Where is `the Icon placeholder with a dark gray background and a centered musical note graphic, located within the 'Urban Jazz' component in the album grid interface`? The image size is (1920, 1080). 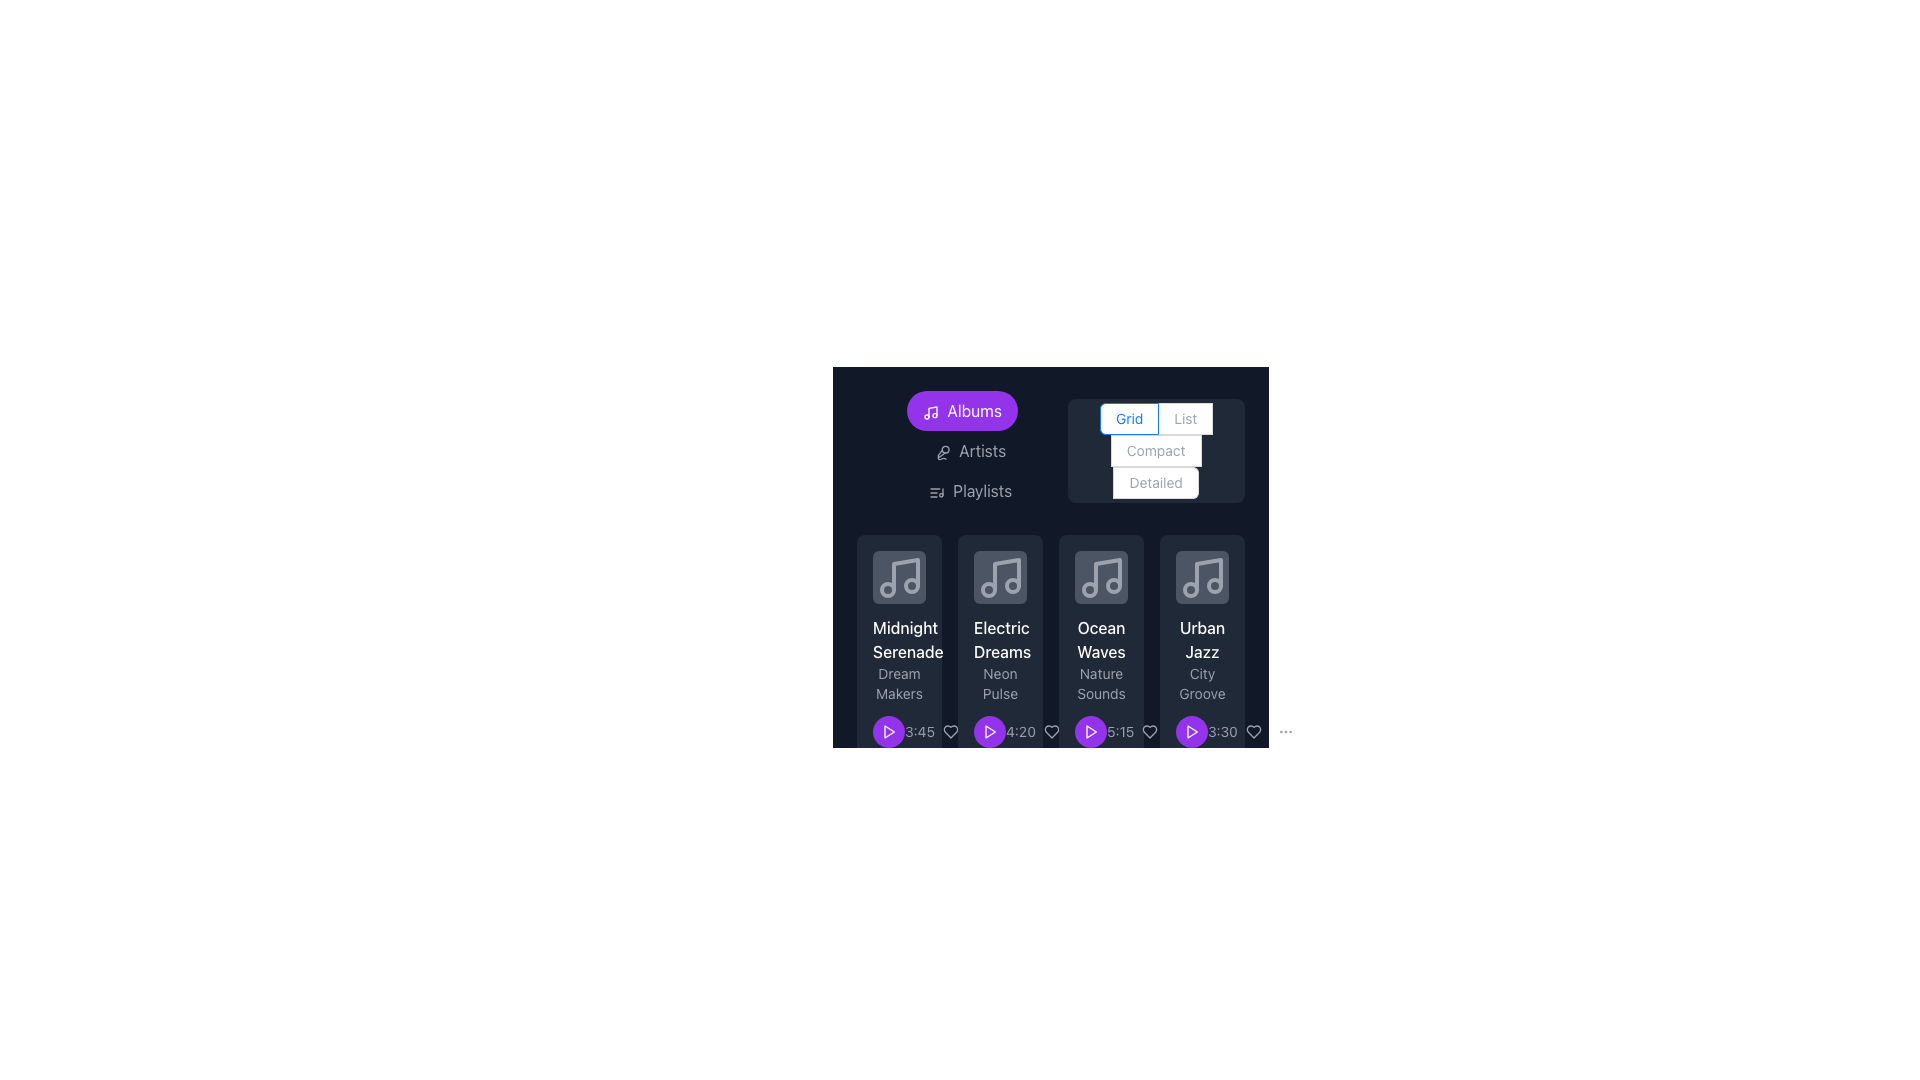
the Icon placeholder with a dark gray background and a centered musical note graphic, located within the 'Urban Jazz' component in the album grid interface is located at coordinates (1201, 577).